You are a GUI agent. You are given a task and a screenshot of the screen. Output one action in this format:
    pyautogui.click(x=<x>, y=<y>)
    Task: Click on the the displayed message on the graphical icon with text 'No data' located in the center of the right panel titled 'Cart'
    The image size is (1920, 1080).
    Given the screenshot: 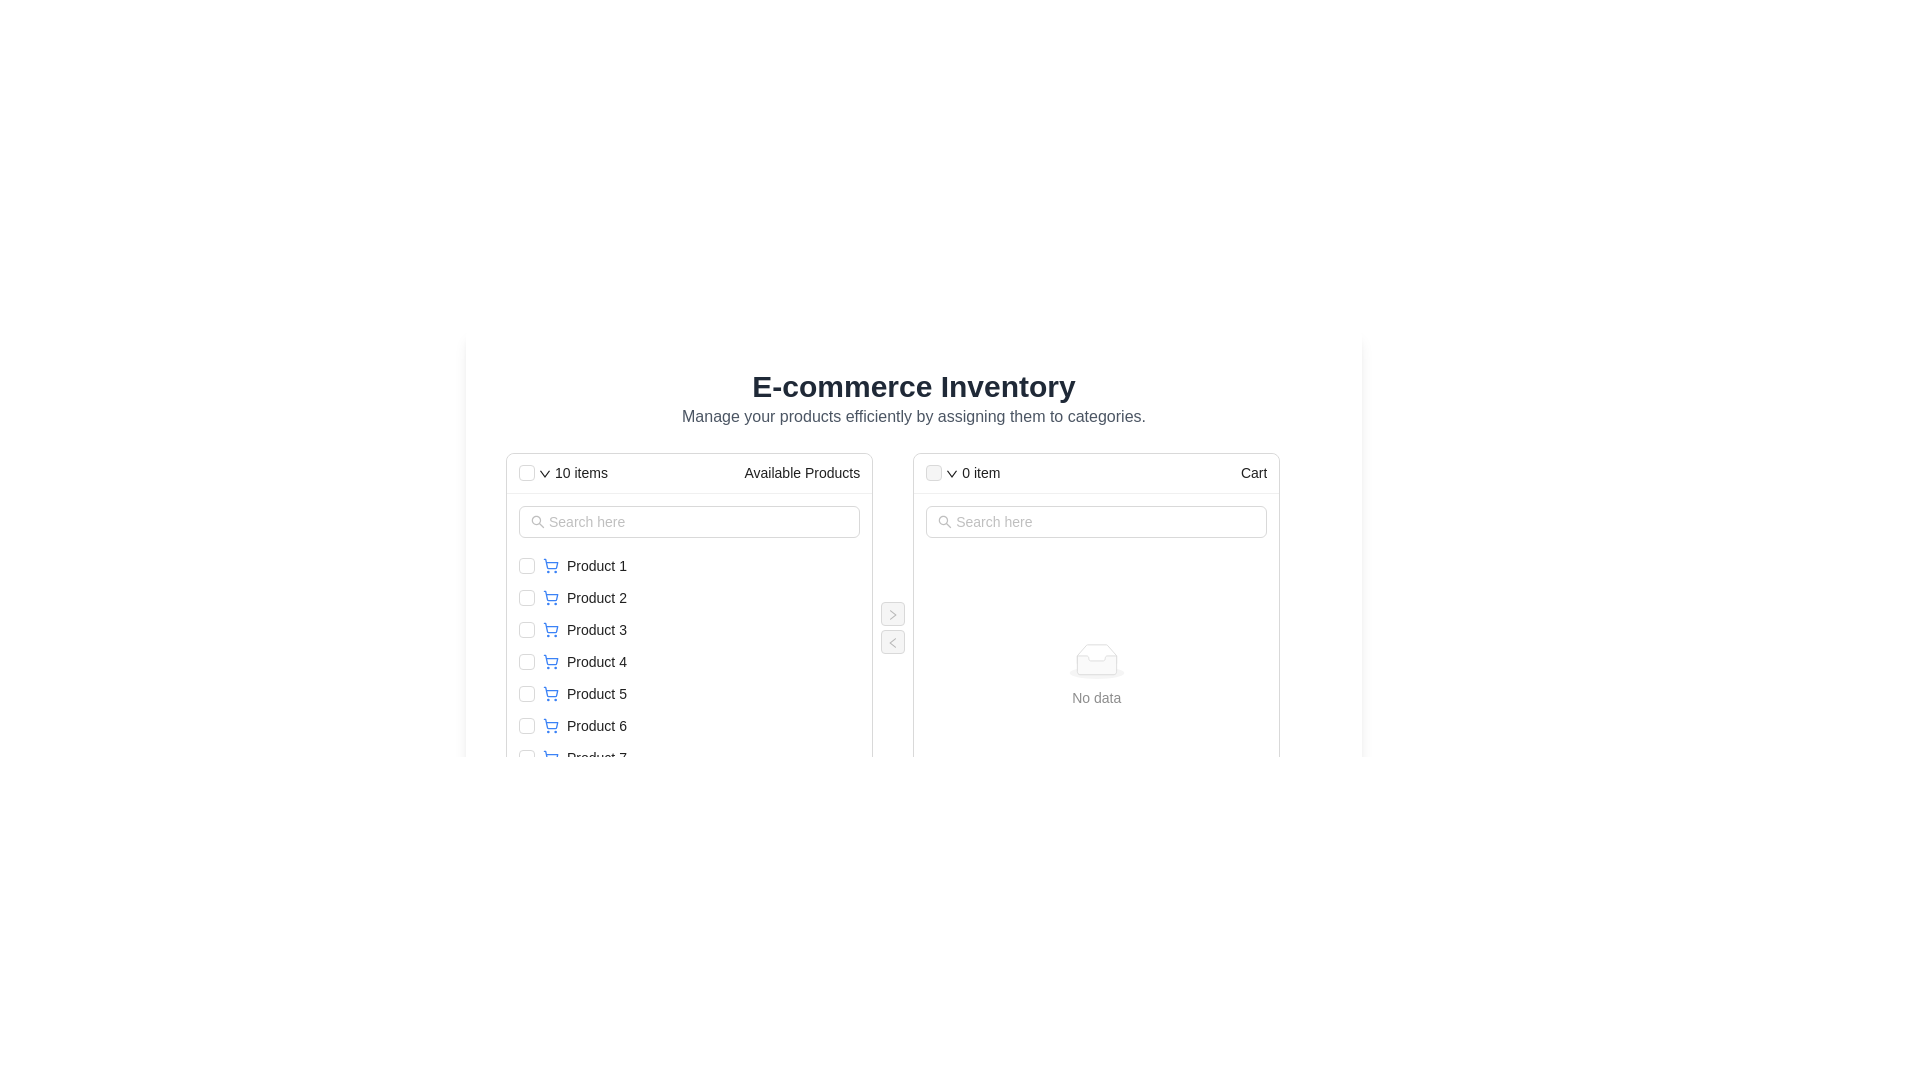 What is the action you would take?
    pyautogui.click(x=1095, y=660)
    